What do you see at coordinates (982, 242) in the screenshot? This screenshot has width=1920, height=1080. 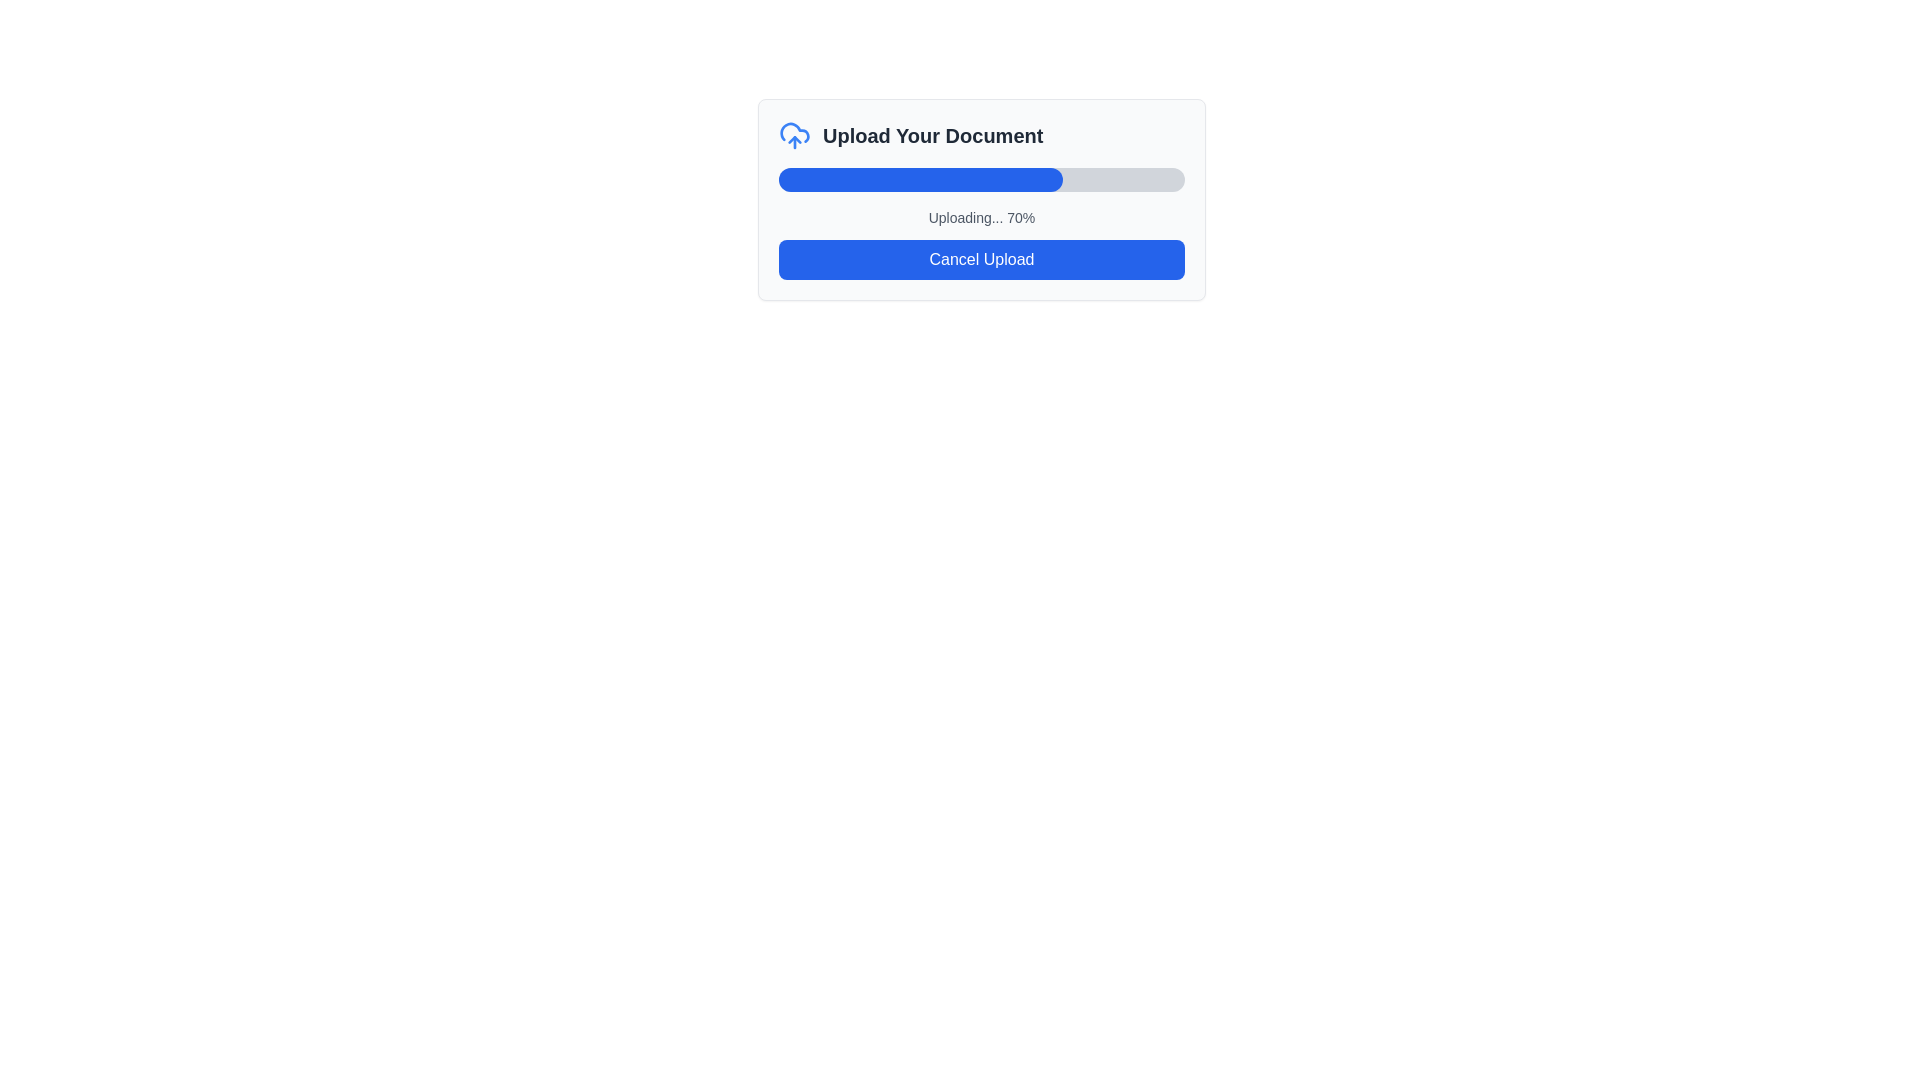 I see `progress message from the text label displaying 'Uploading... 70%' located in the Composite UI containing a button labeled 'Cancel Upload'` at bounding box center [982, 242].